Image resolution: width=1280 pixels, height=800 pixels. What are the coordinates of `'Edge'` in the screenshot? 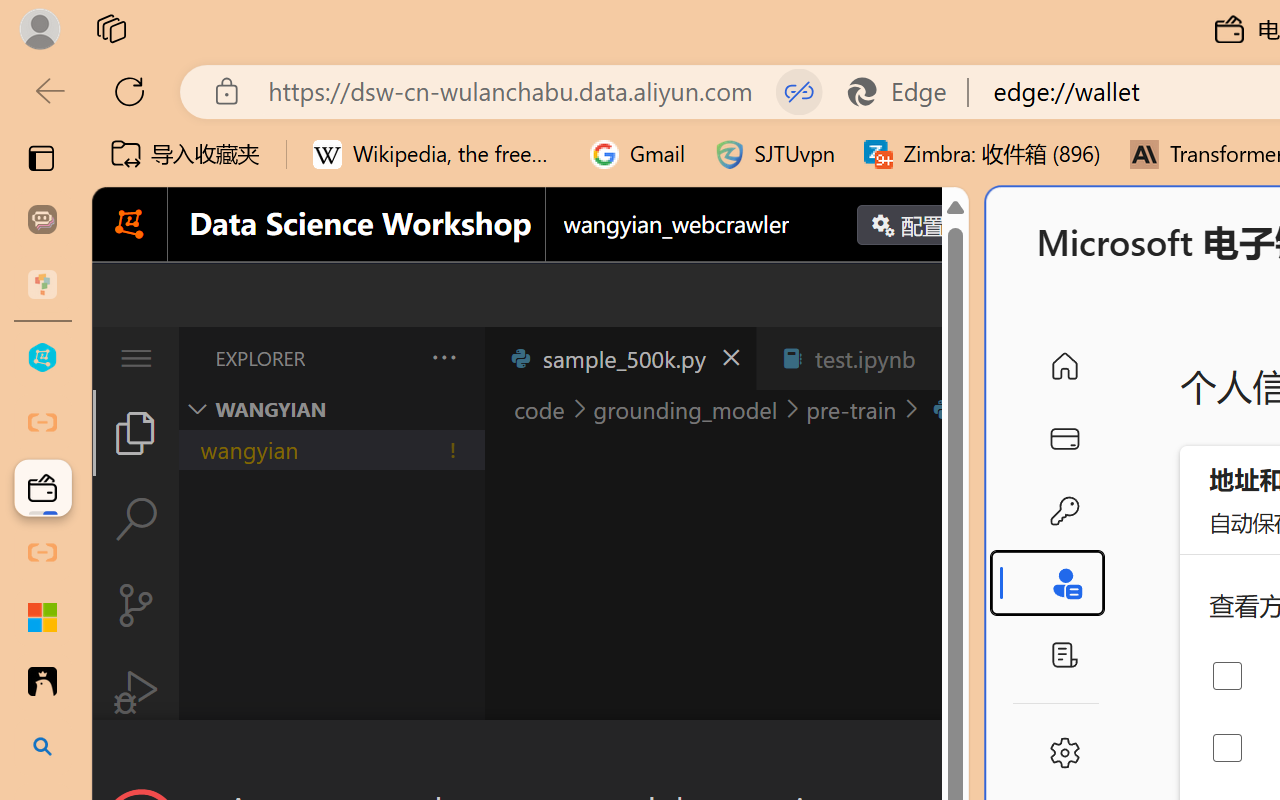 It's located at (905, 91).